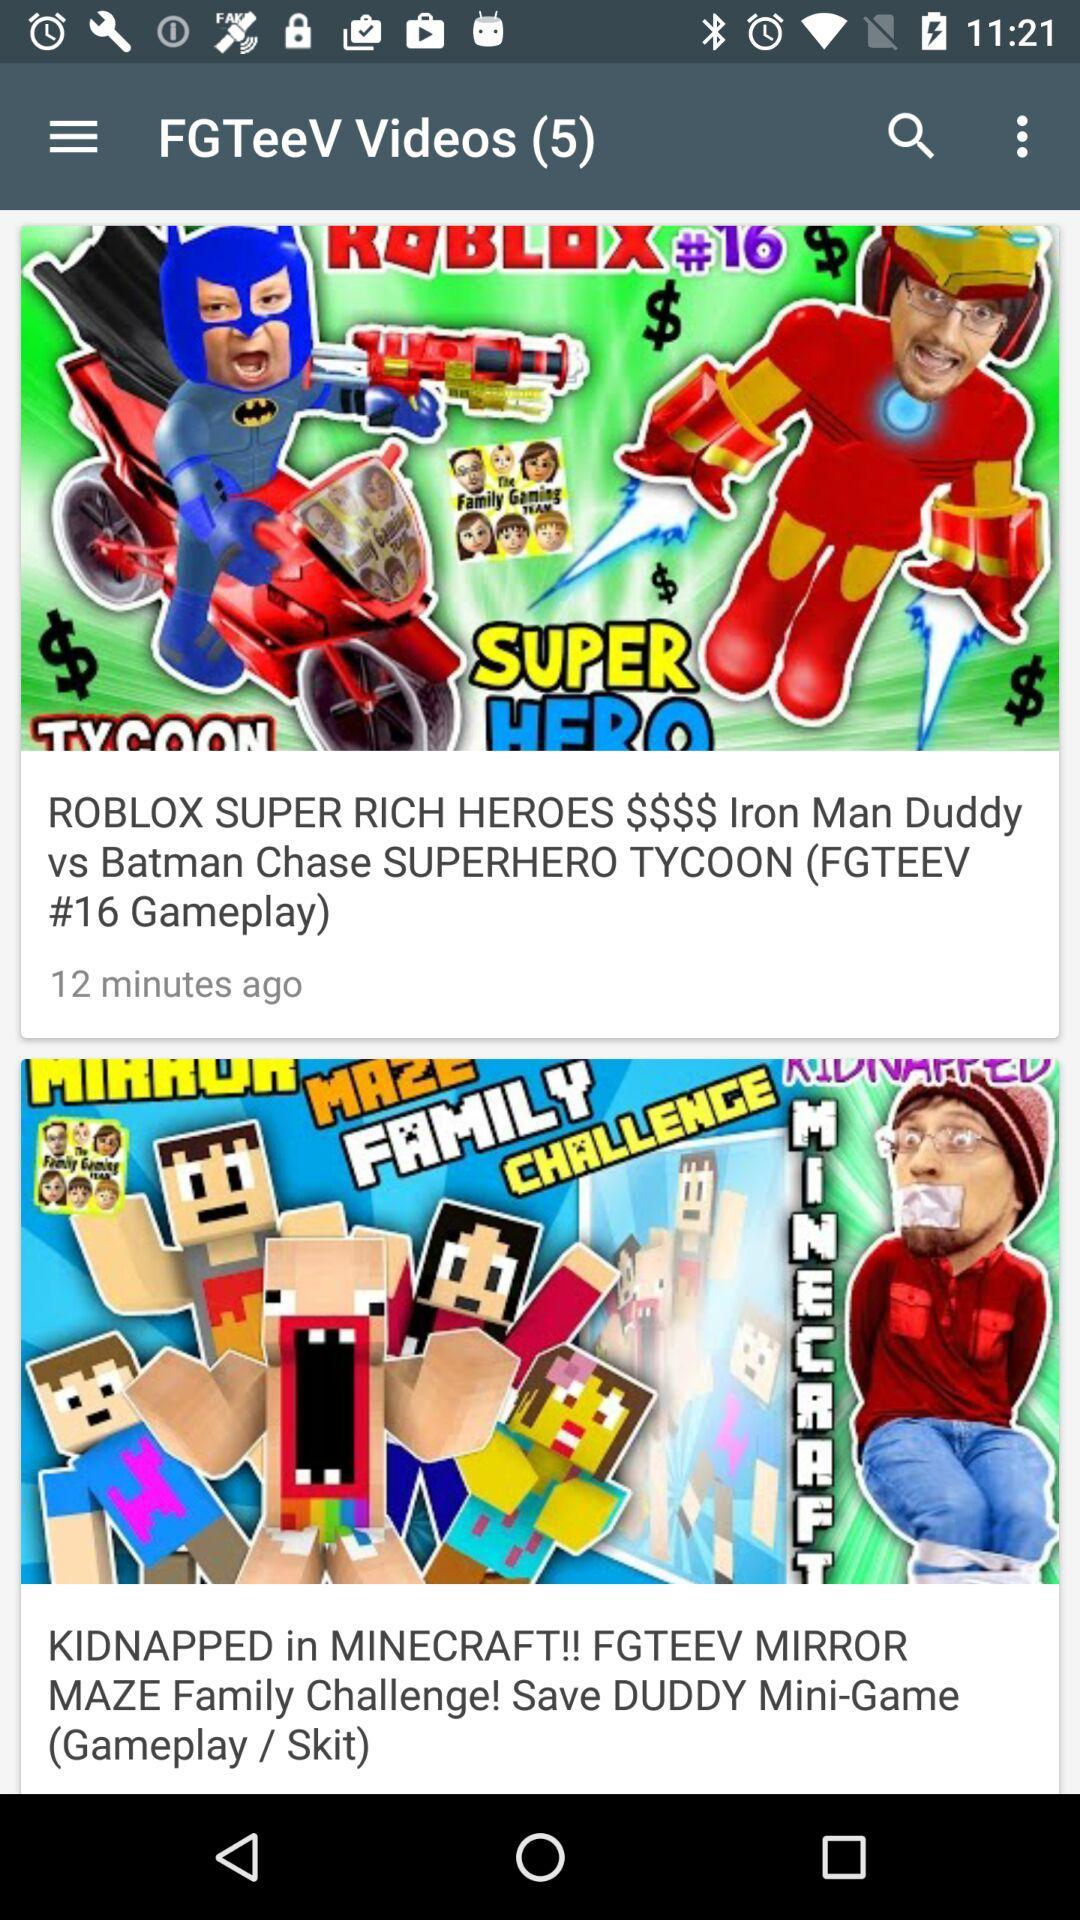 The image size is (1080, 1920). What do you see at coordinates (911, 135) in the screenshot?
I see `icon next to fgteev videos (5) icon` at bounding box center [911, 135].